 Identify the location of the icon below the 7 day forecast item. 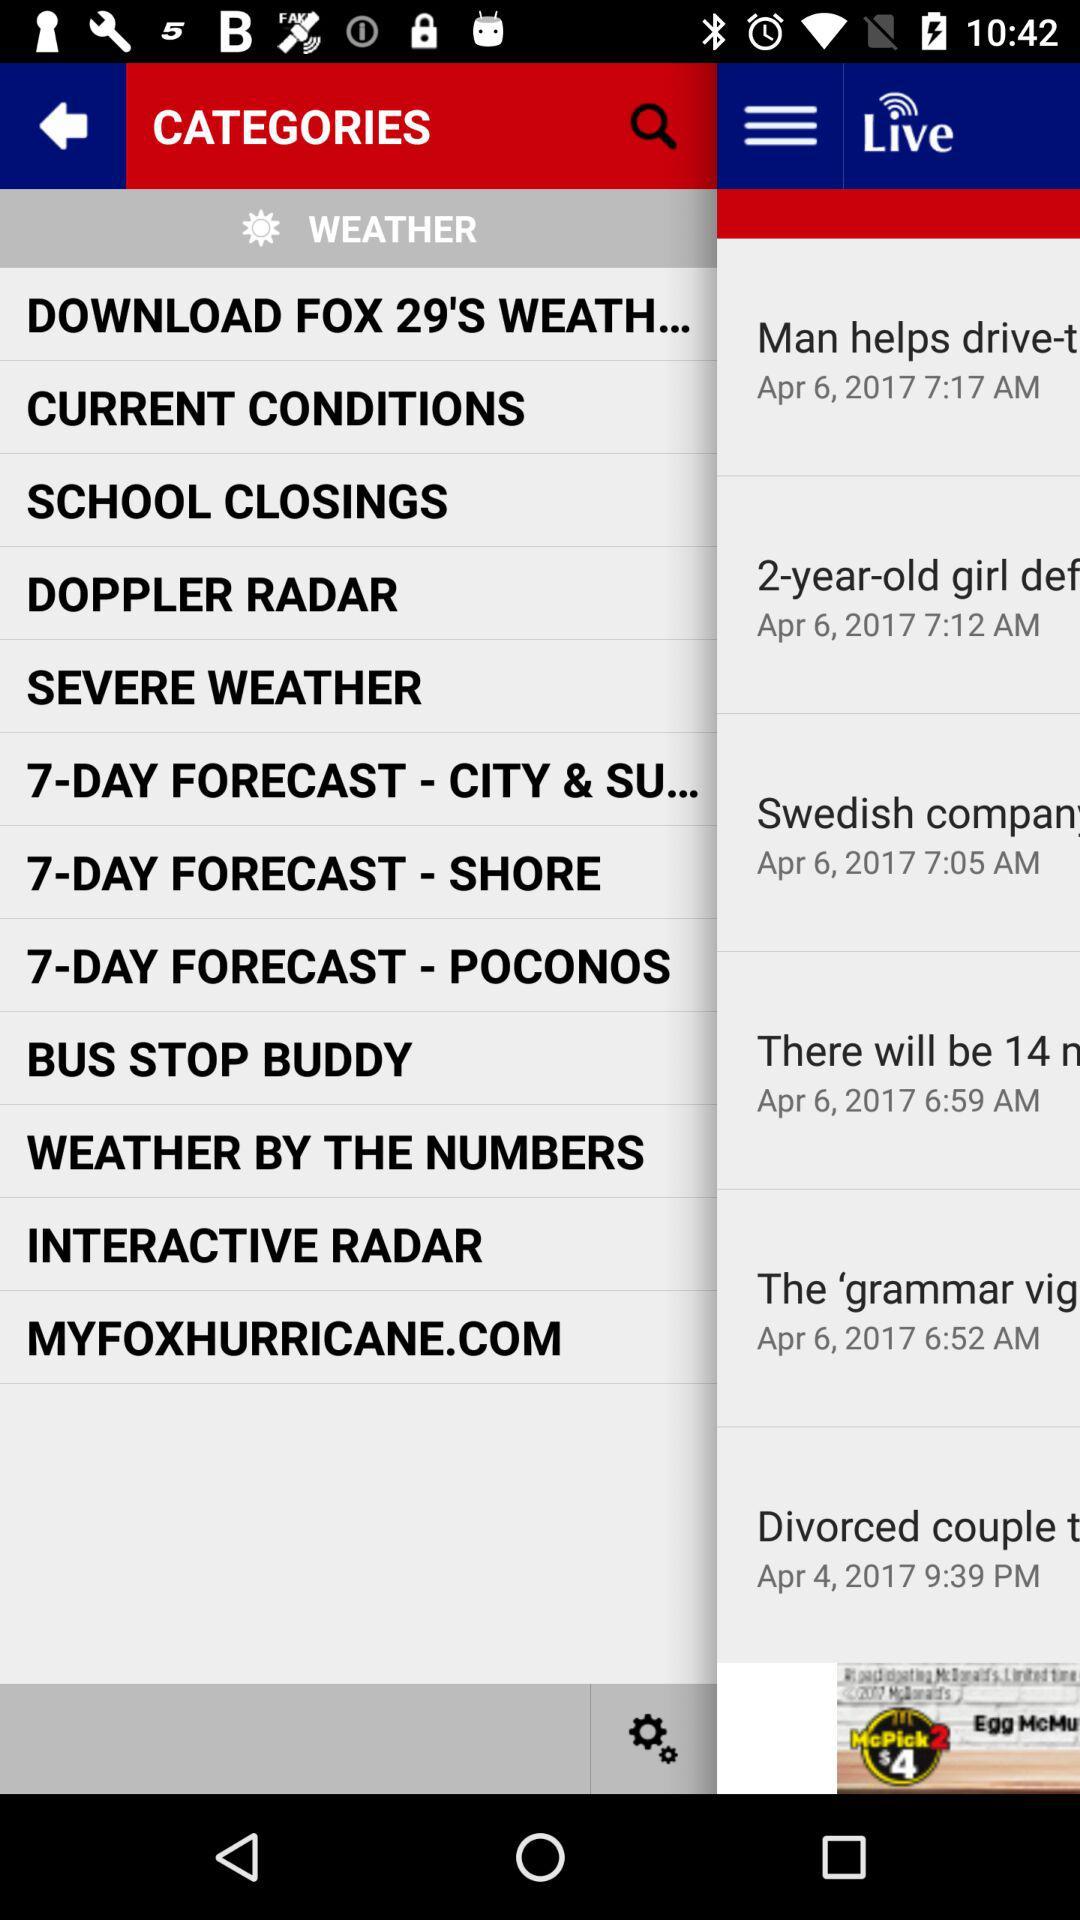
(219, 1056).